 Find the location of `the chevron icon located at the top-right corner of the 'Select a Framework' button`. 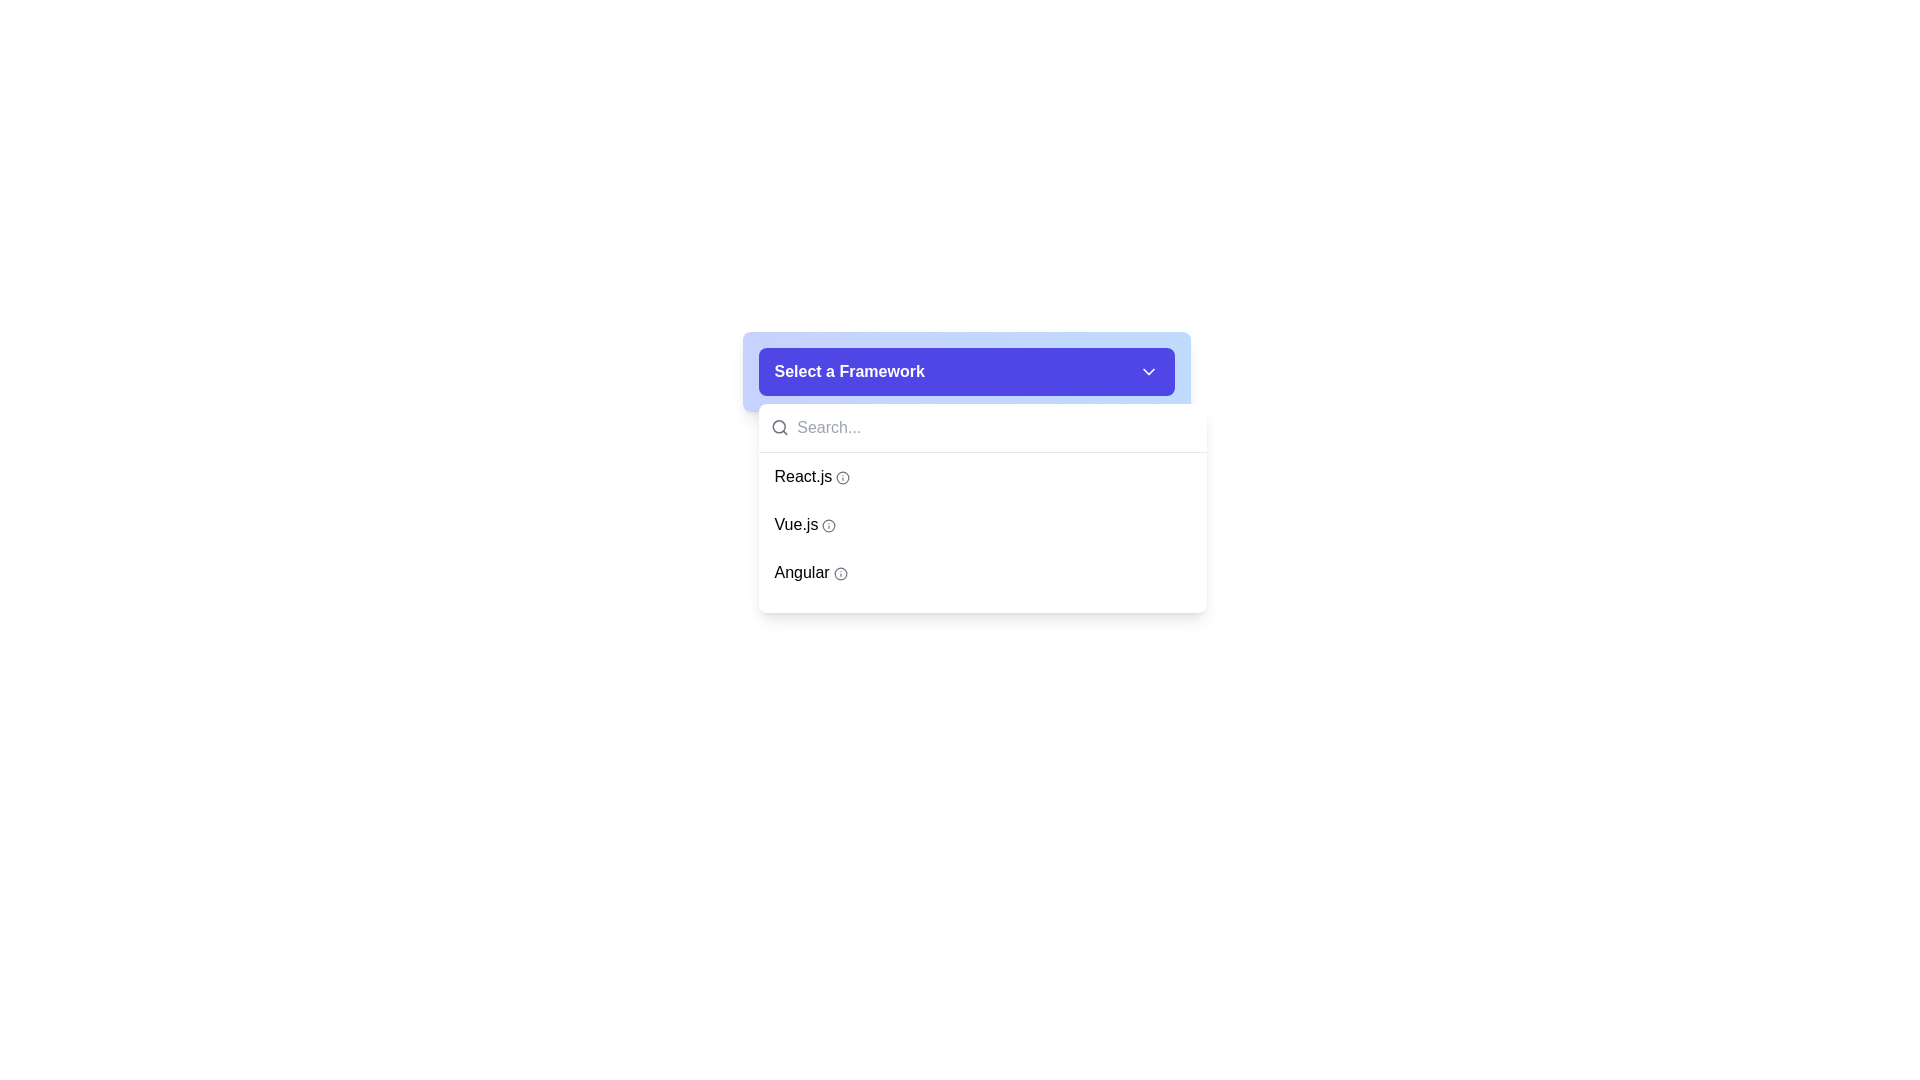

the chevron icon located at the top-right corner of the 'Select a Framework' button is located at coordinates (1148, 371).